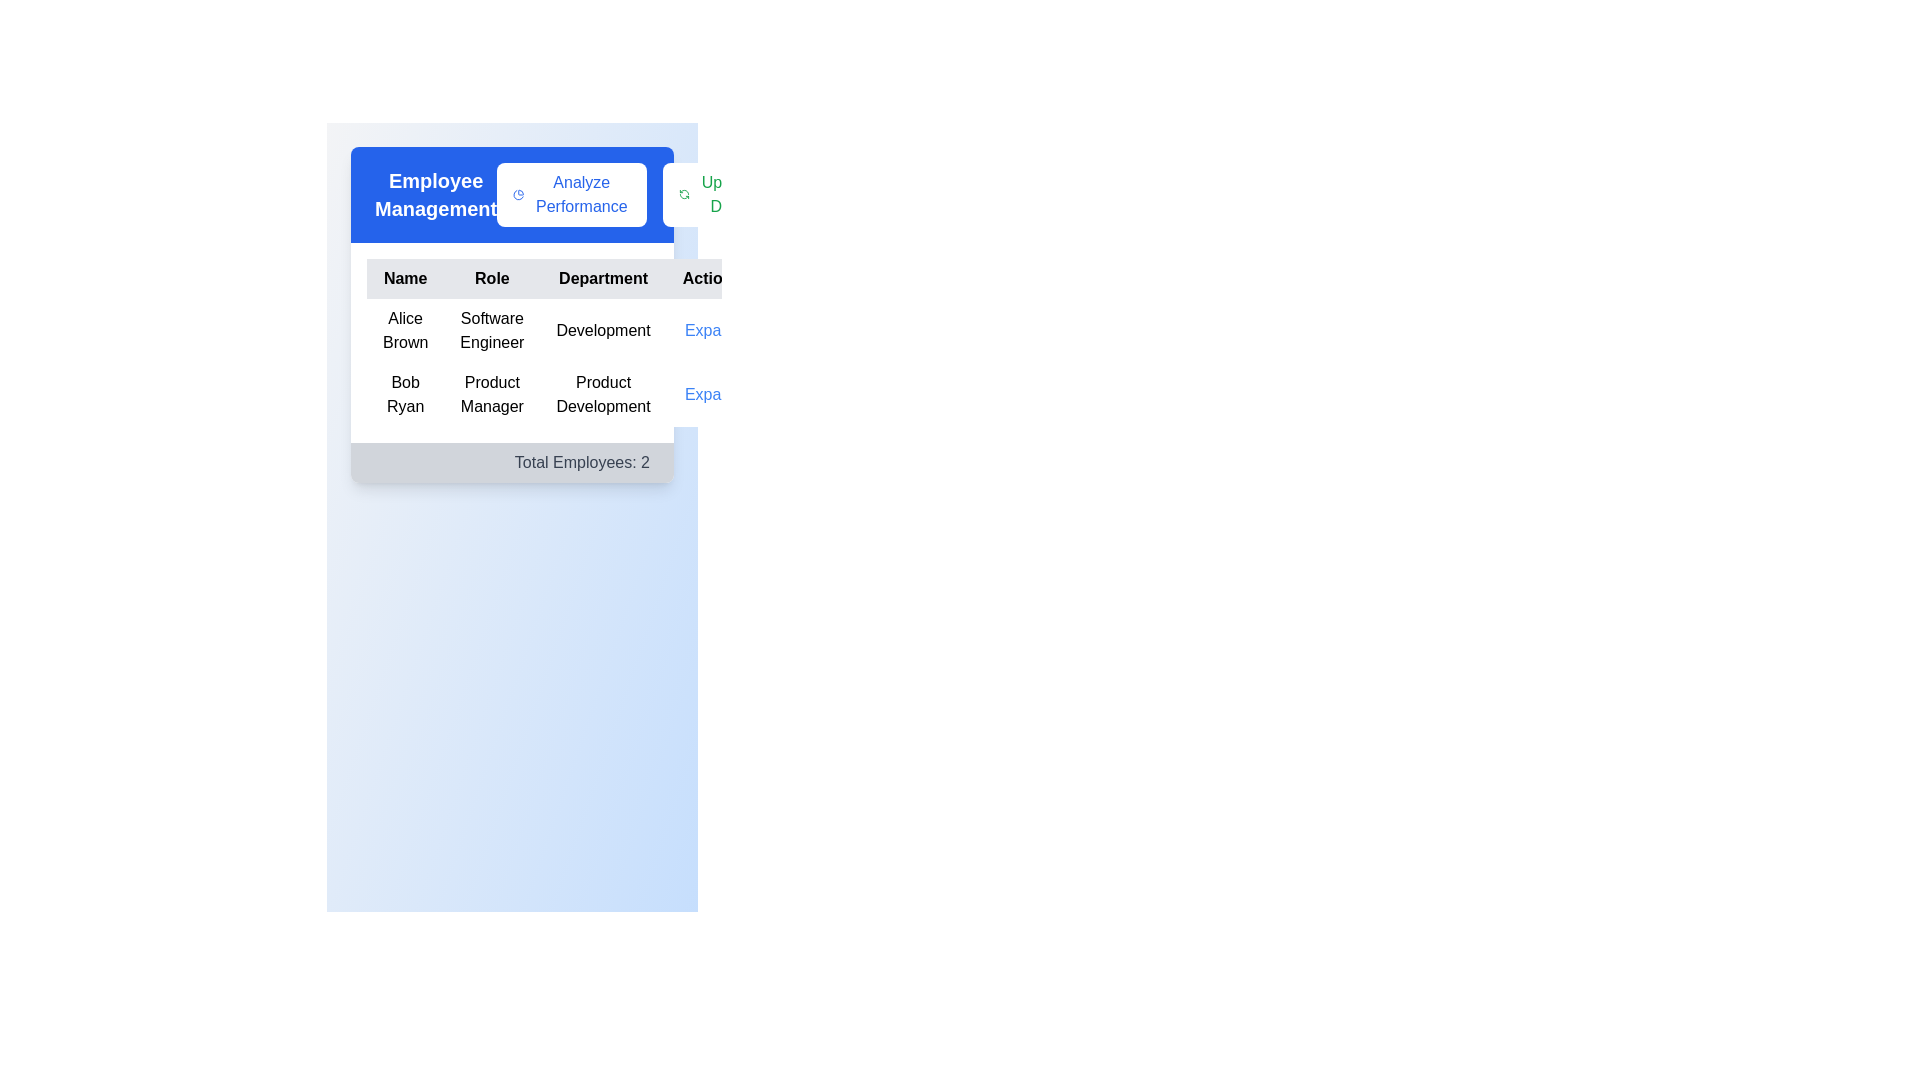  Describe the element at coordinates (560, 330) in the screenshot. I see `on the first row of the table that contains details about an individual, including their name, role, department, and associated action` at that location.